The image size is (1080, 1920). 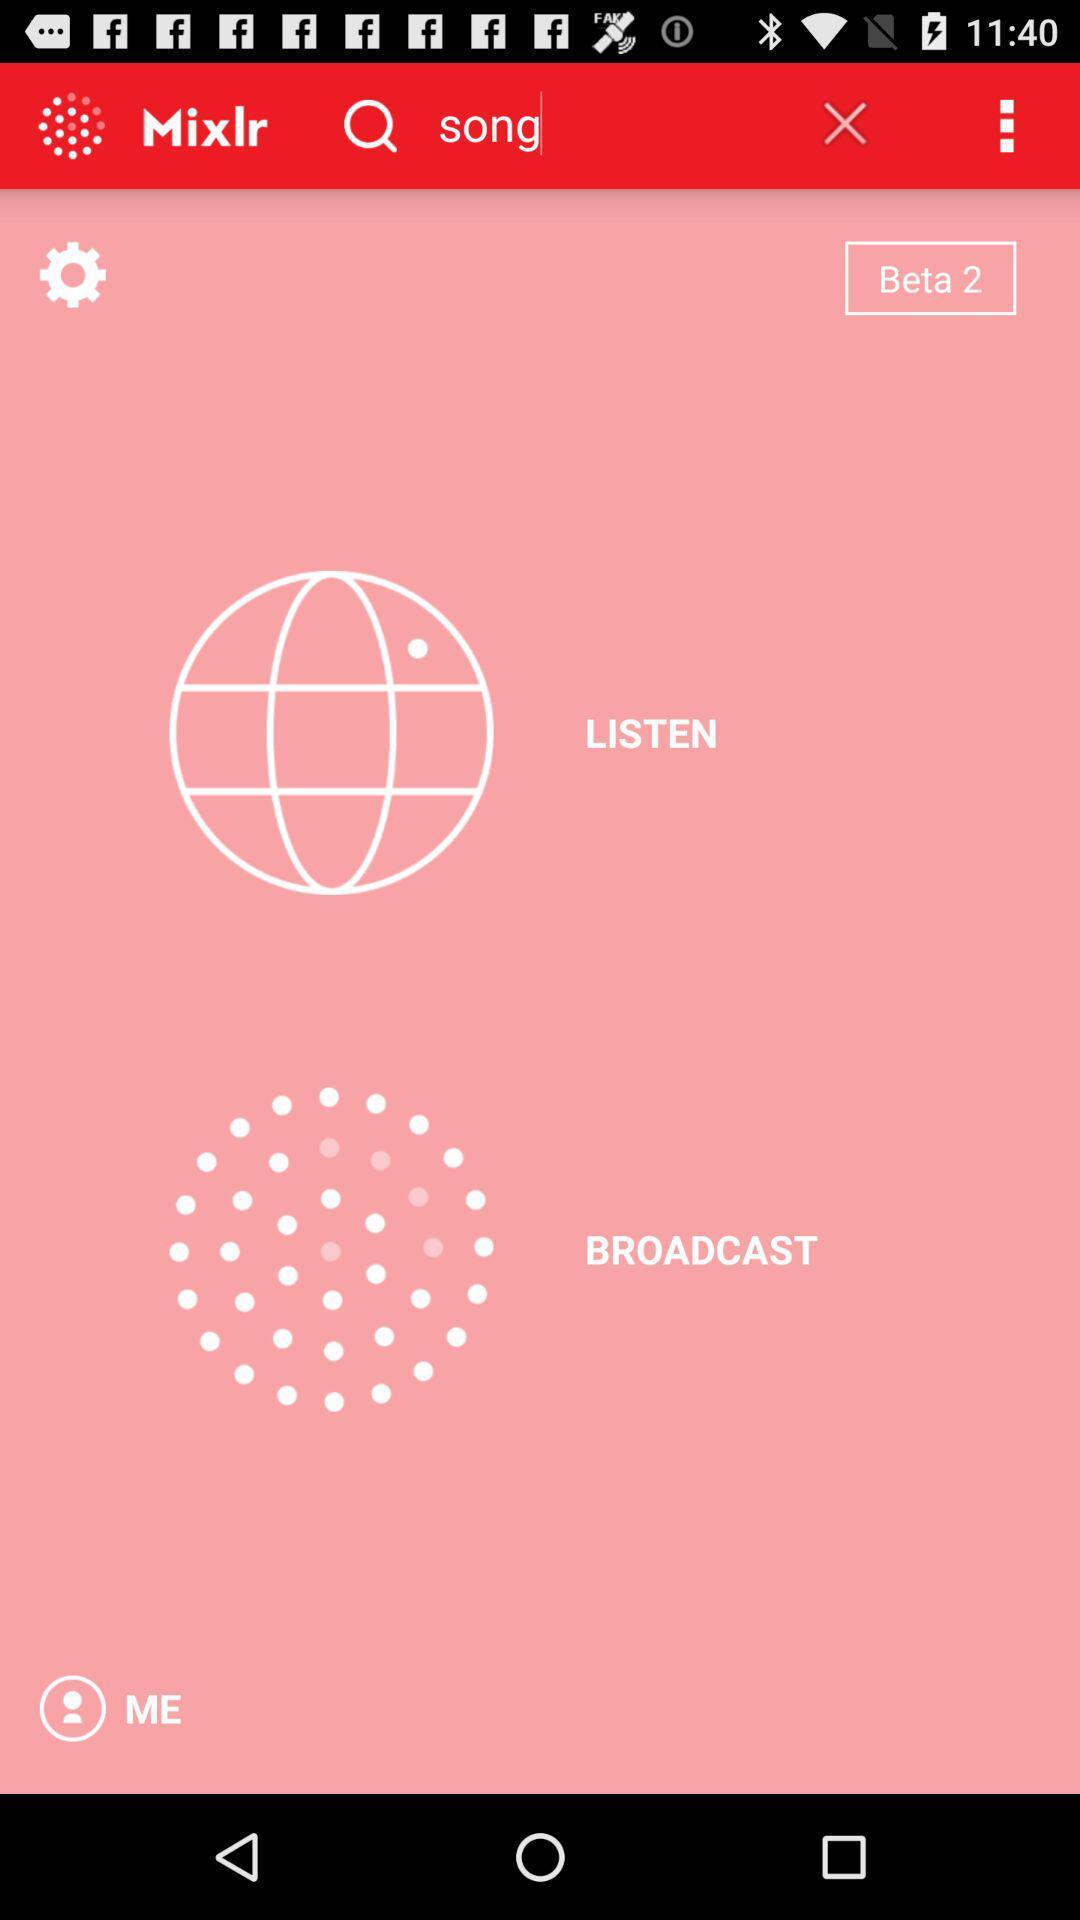 What do you see at coordinates (330, 1248) in the screenshot?
I see `the icon to the left of broadcast item` at bounding box center [330, 1248].